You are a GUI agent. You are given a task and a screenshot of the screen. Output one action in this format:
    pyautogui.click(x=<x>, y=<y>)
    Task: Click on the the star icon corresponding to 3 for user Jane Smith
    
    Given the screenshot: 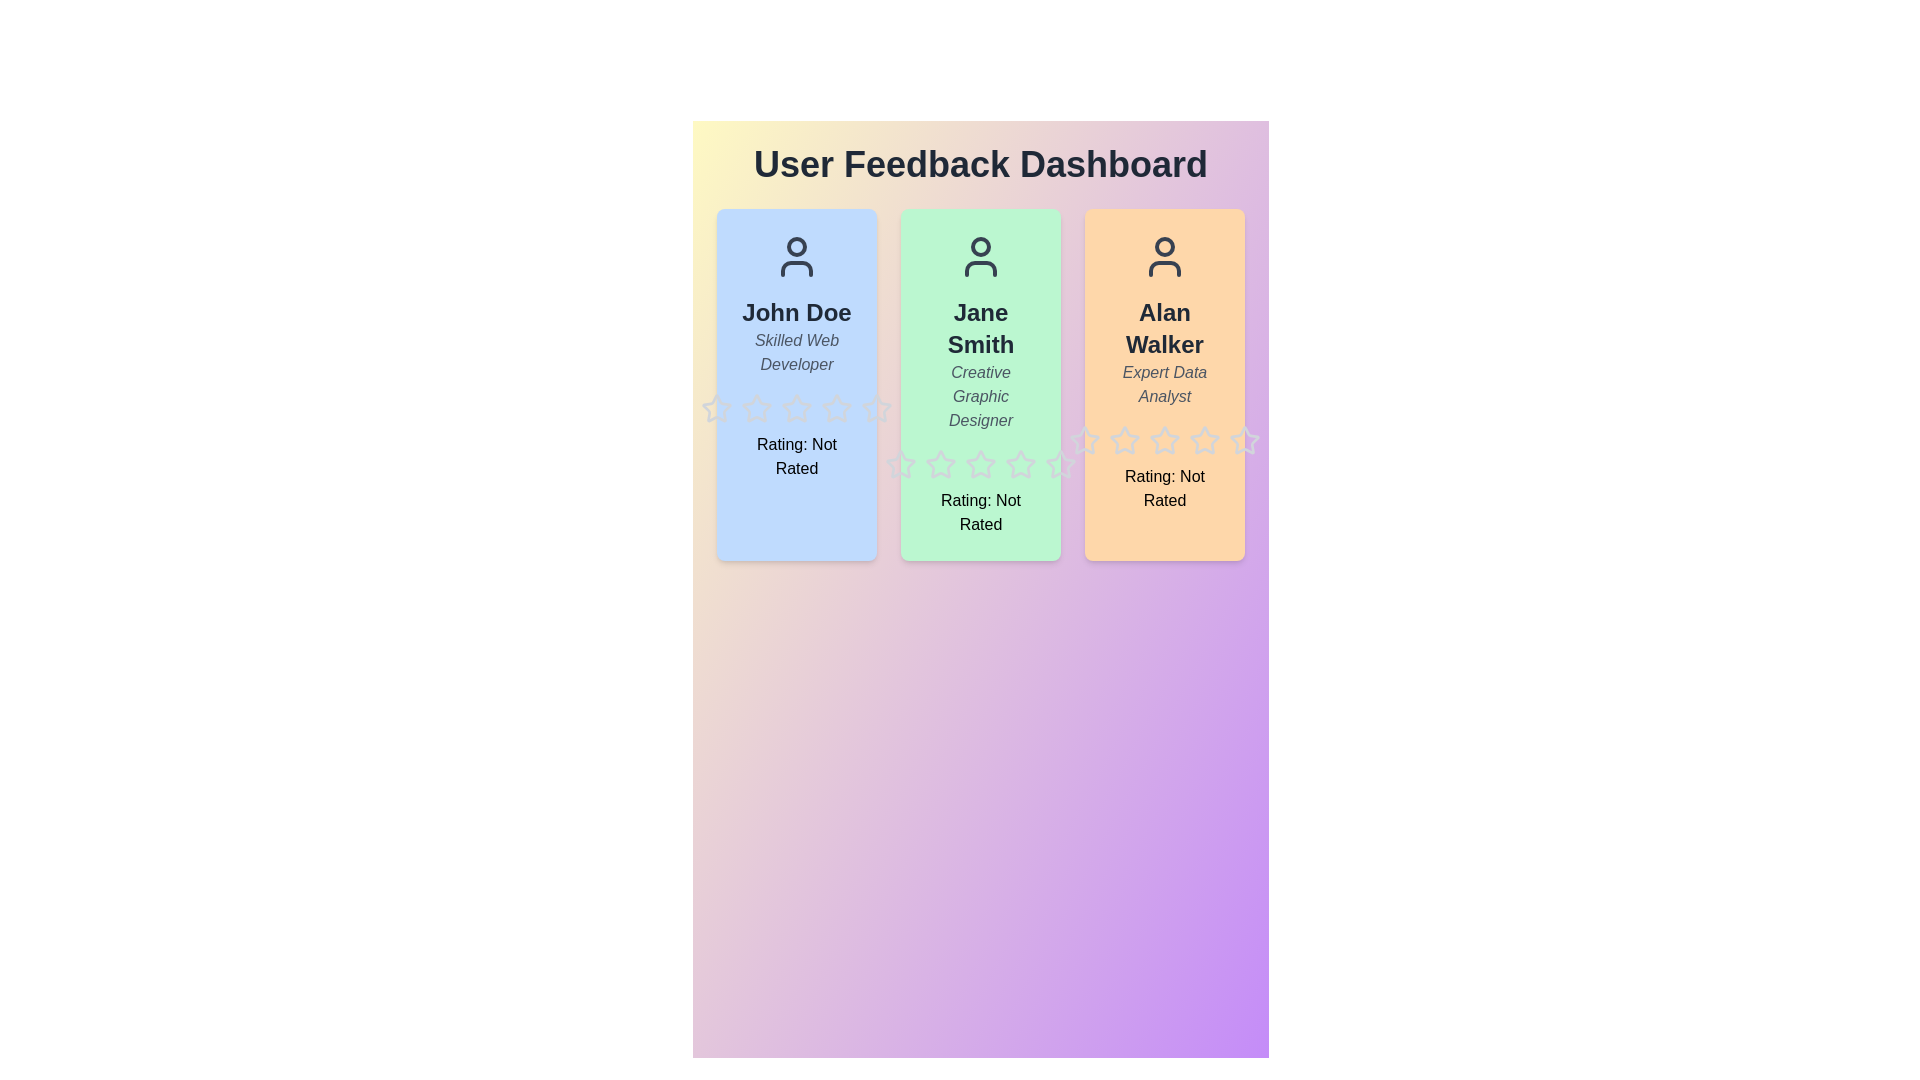 What is the action you would take?
    pyautogui.click(x=964, y=447)
    